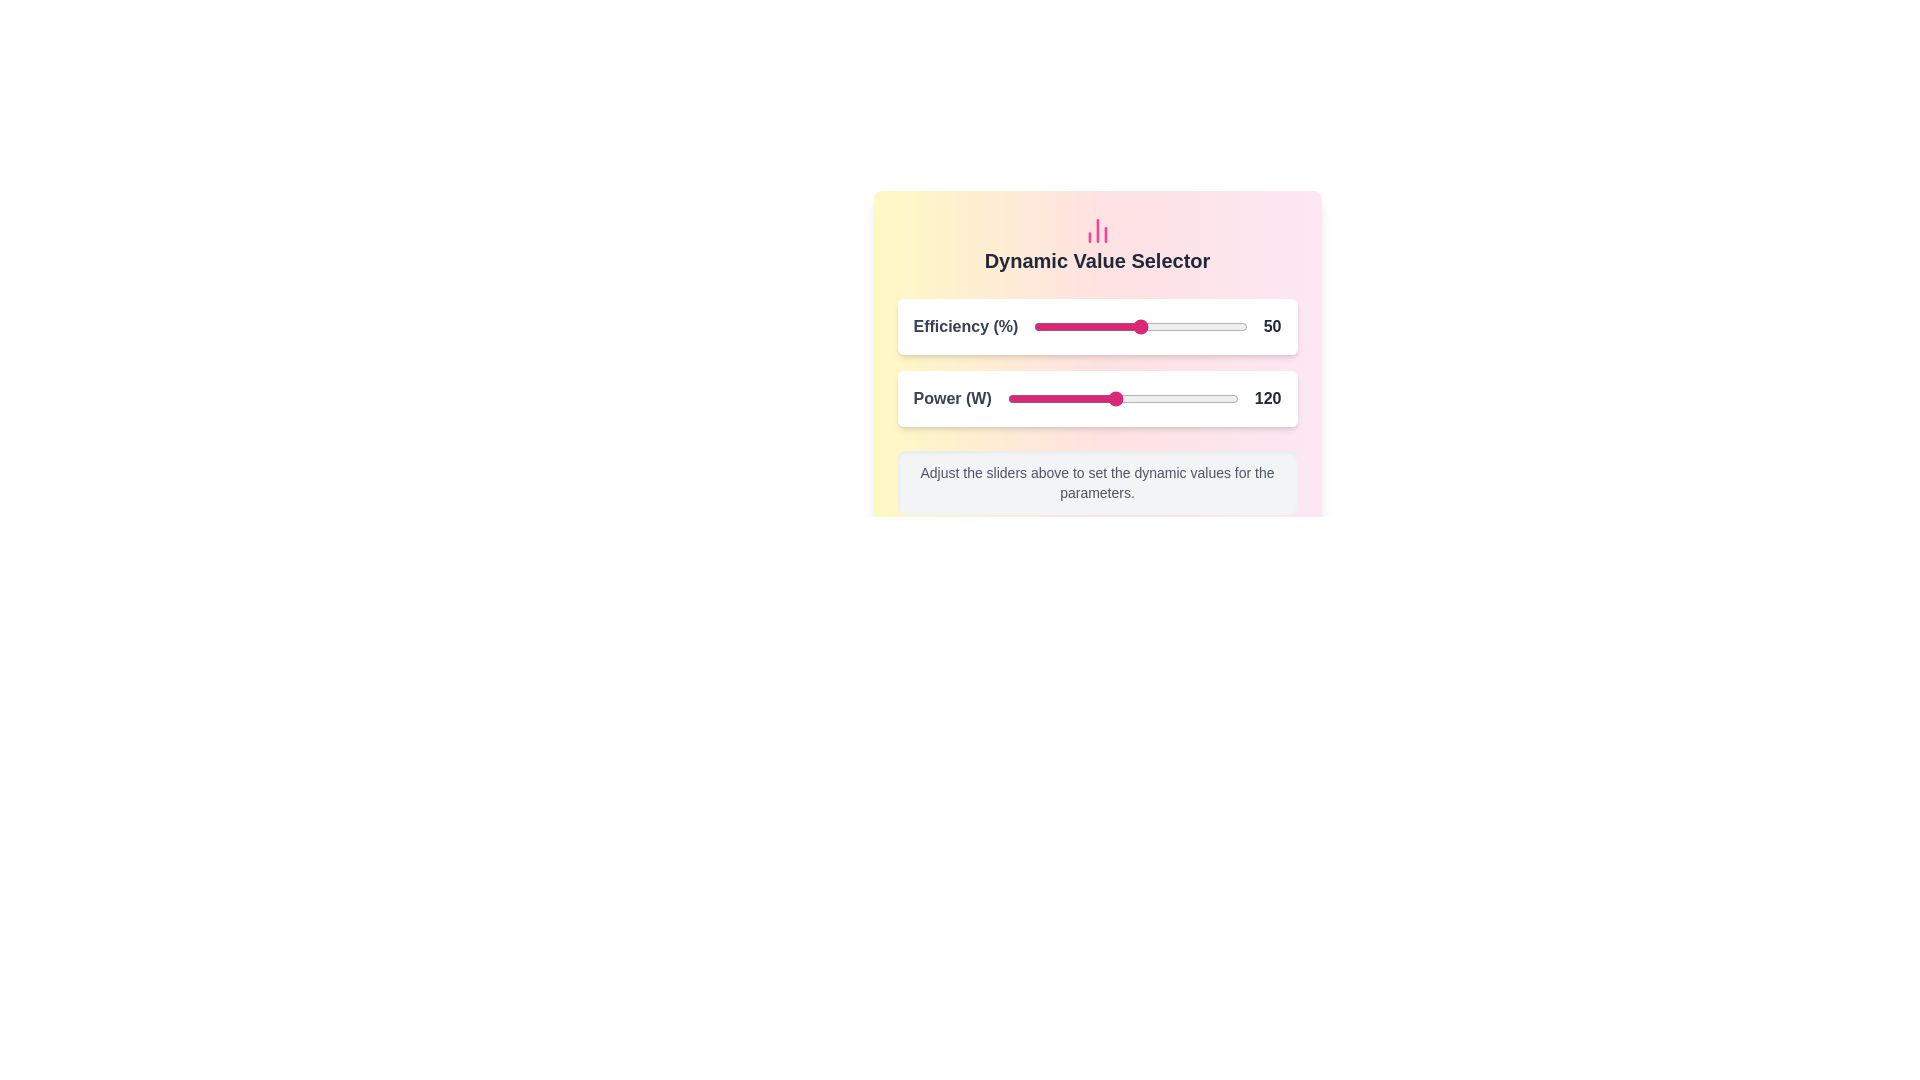 The height and width of the screenshot is (1080, 1920). What do you see at coordinates (1093, 326) in the screenshot?
I see `the Efficiency slider to 28 percentage` at bounding box center [1093, 326].